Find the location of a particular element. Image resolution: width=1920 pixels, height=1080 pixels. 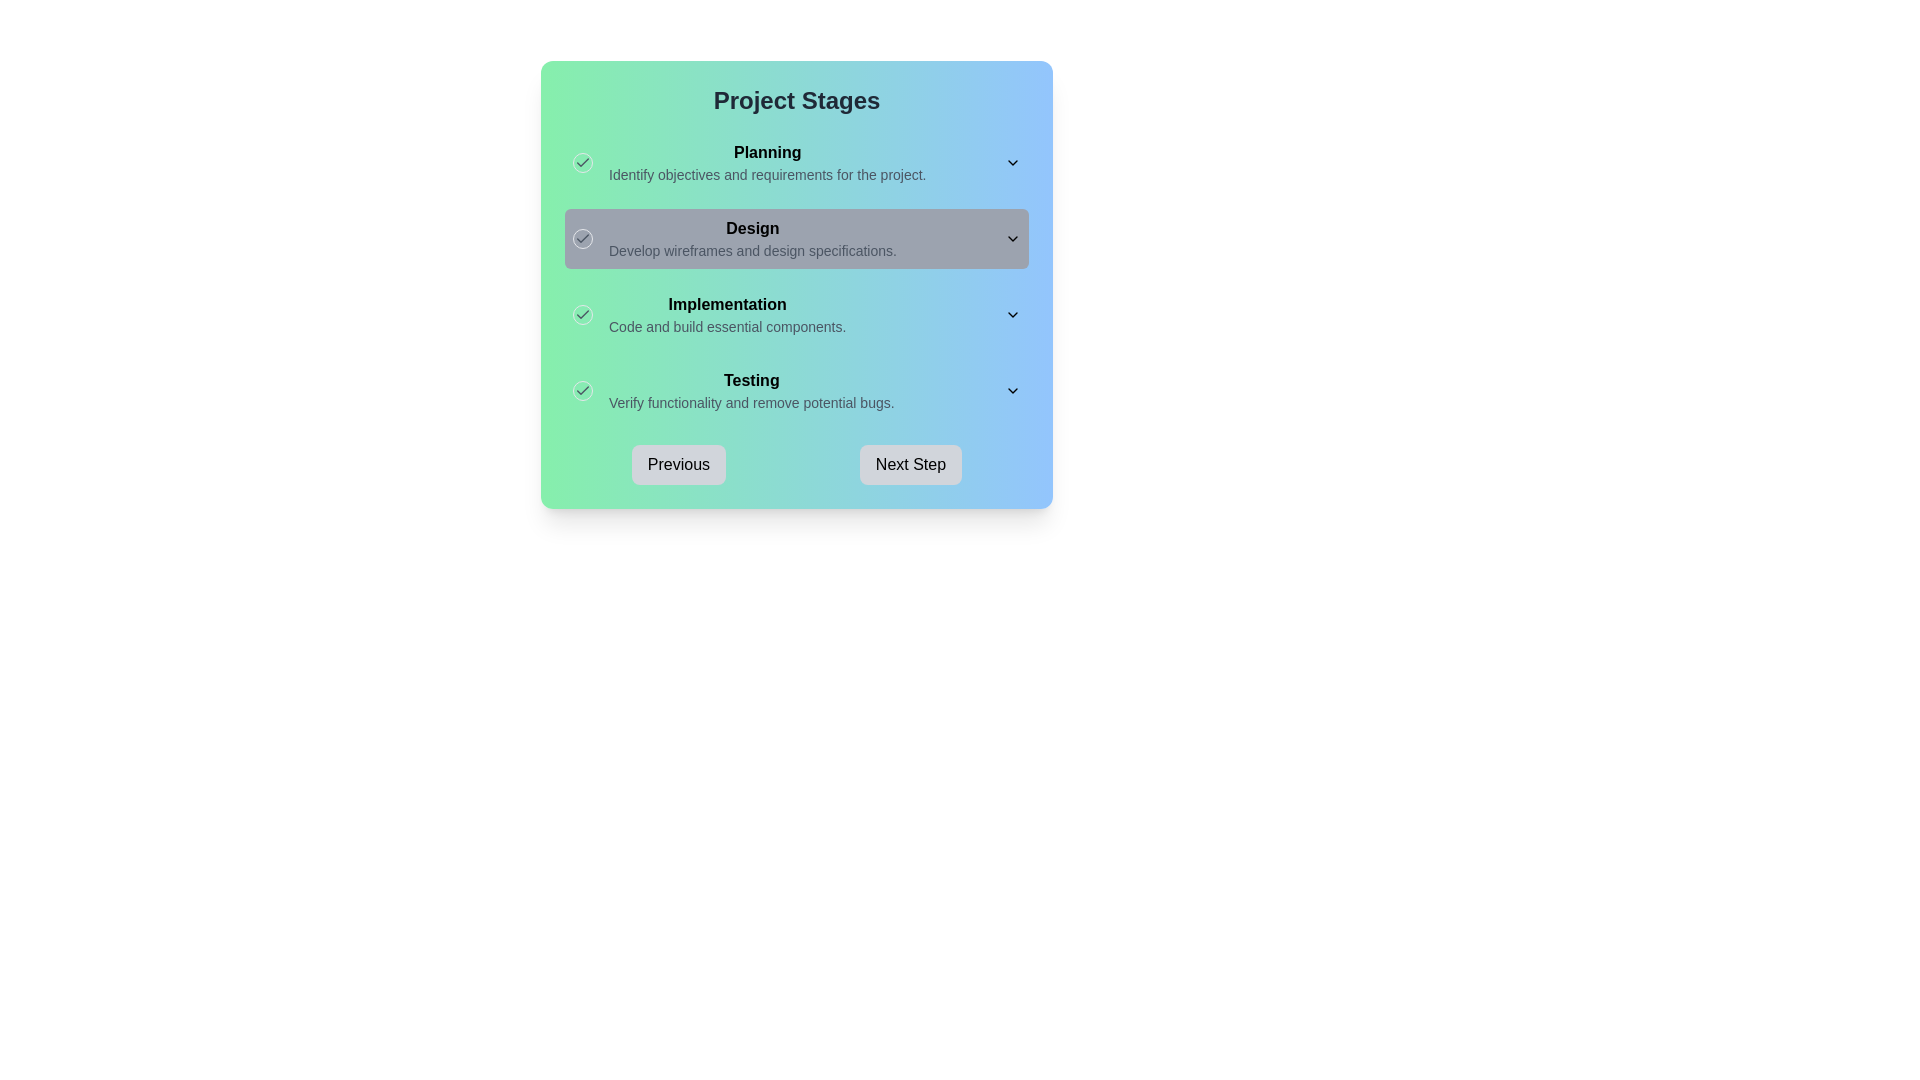

the radio button styled as a visual indicator for the 'Design' section within the 'Project Stages' module, which is located adjacent to the text 'Design' is located at coordinates (581, 238).